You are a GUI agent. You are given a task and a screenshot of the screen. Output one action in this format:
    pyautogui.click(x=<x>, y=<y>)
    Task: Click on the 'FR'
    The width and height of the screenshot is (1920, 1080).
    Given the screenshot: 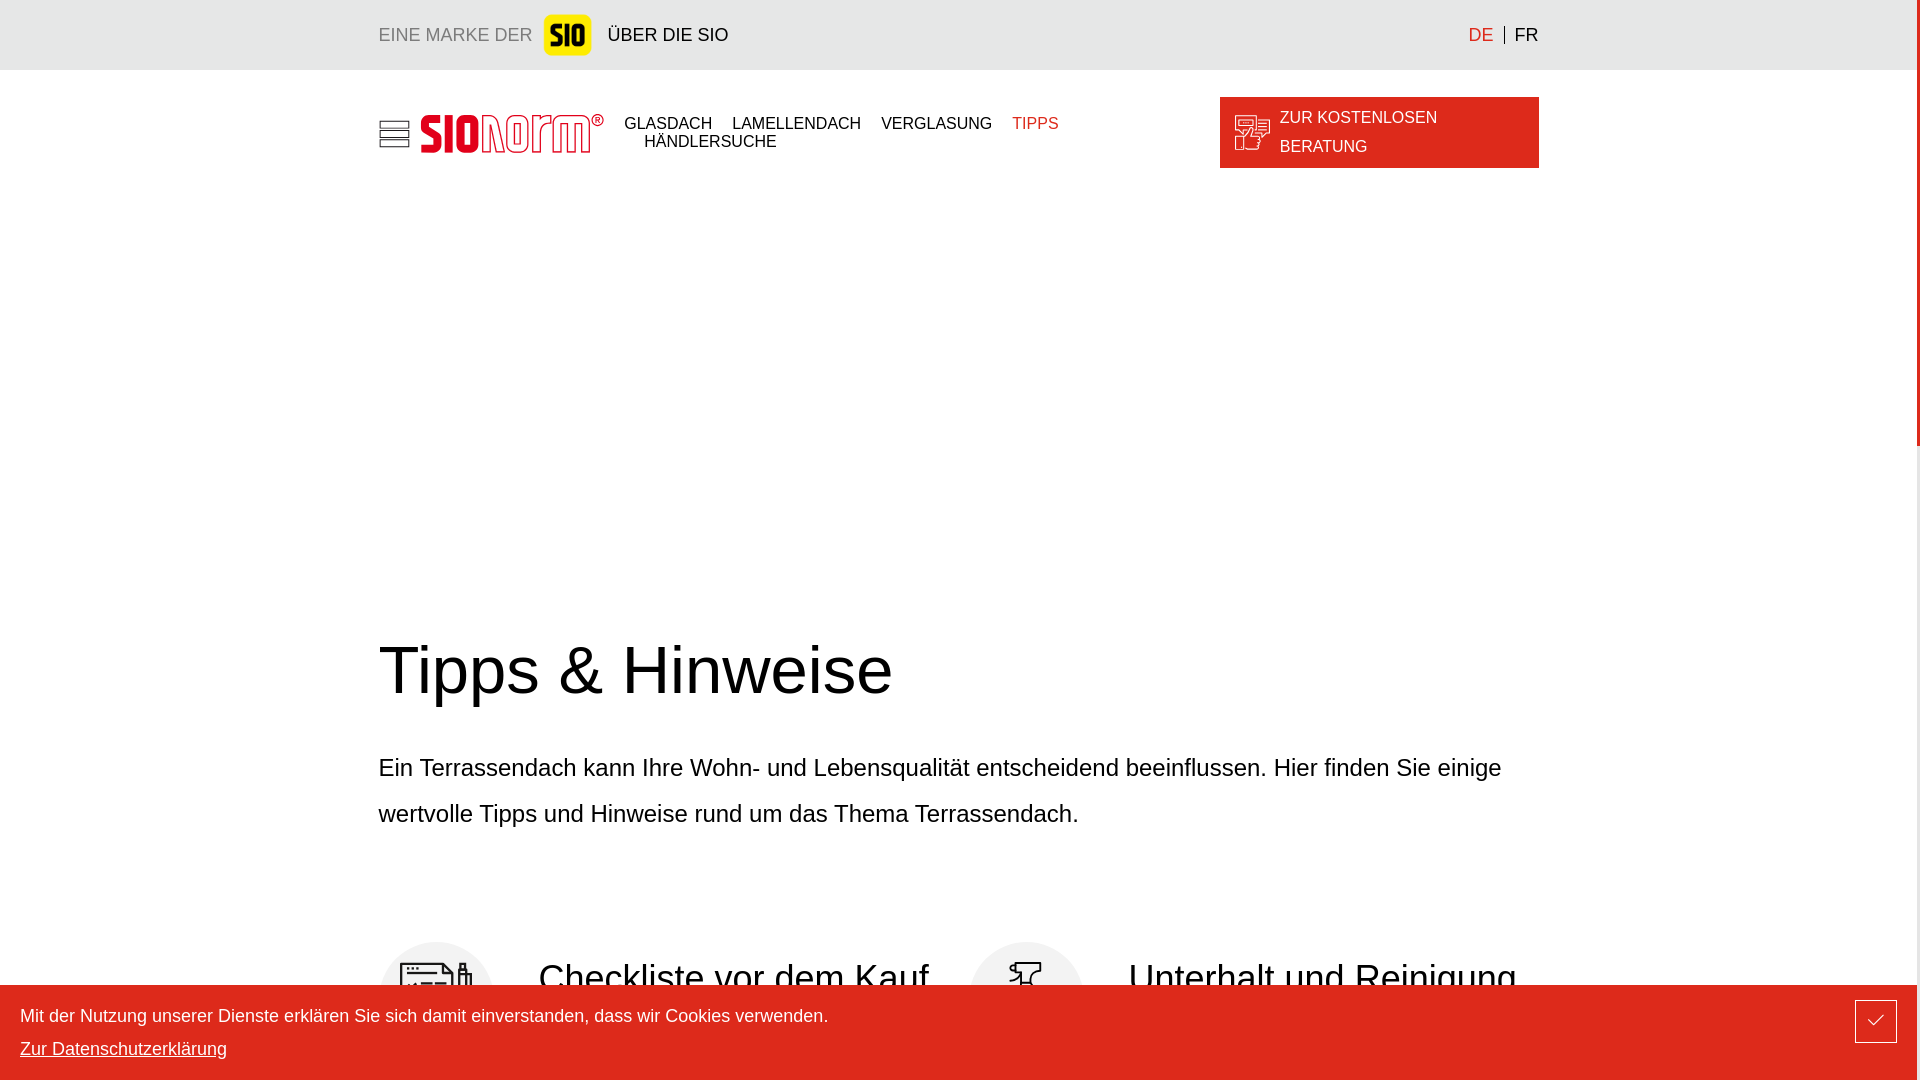 What is the action you would take?
    pyautogui.click(x=1520, y=34)
    